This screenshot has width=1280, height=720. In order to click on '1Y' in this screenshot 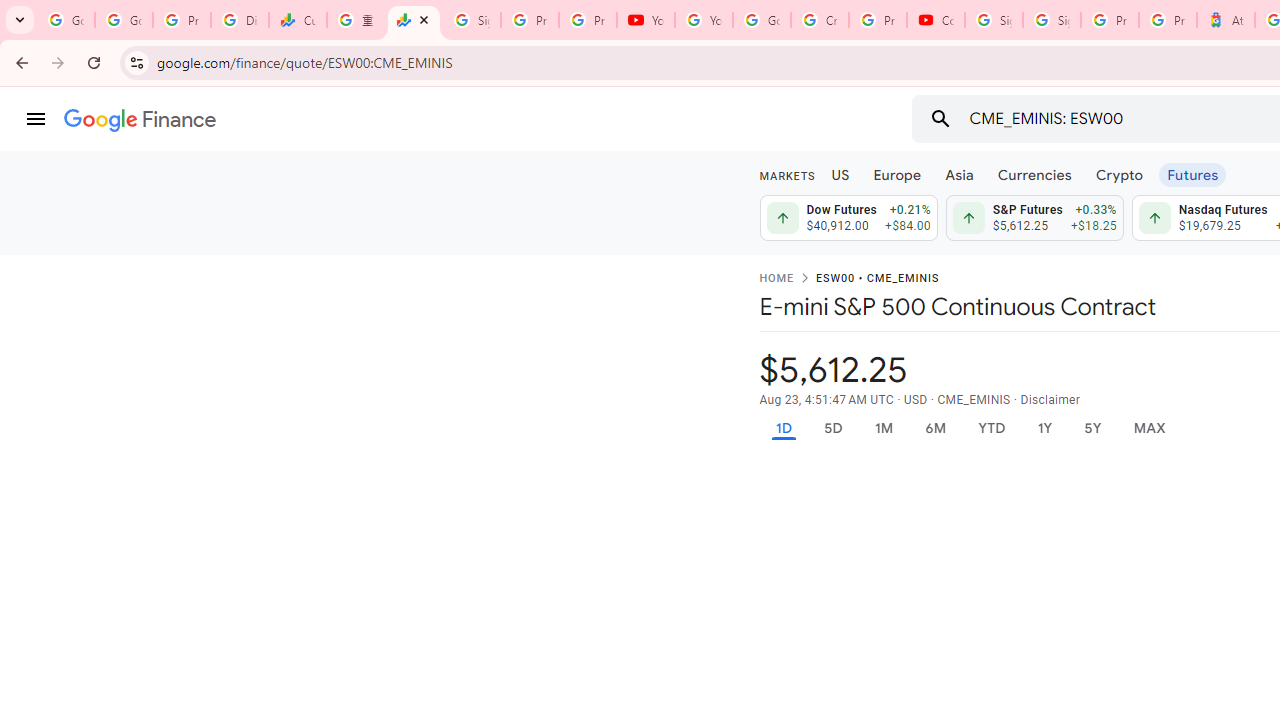, I will do `click(1044, 427)`.